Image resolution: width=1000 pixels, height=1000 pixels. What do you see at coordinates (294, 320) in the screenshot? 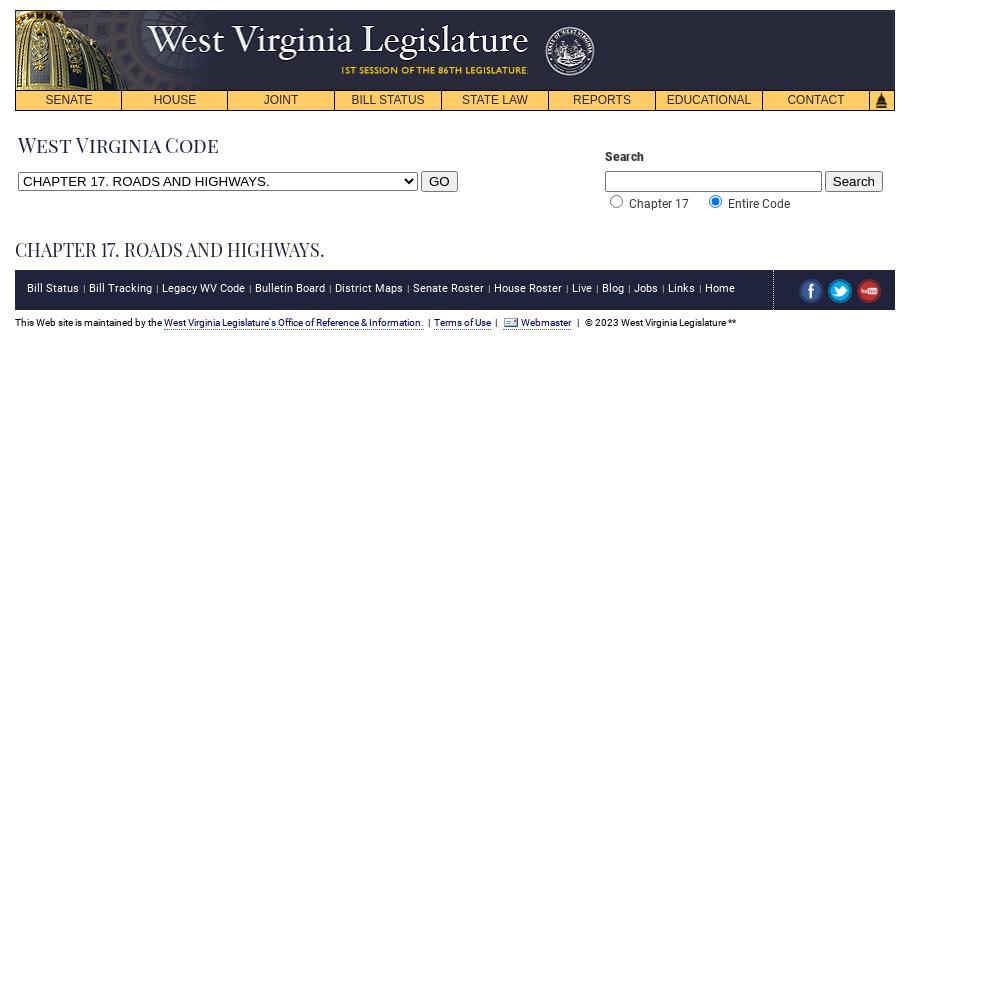
I see `'West Virginia Legislature's Office of Reference & Information.'` at bounding box center [294, 320].